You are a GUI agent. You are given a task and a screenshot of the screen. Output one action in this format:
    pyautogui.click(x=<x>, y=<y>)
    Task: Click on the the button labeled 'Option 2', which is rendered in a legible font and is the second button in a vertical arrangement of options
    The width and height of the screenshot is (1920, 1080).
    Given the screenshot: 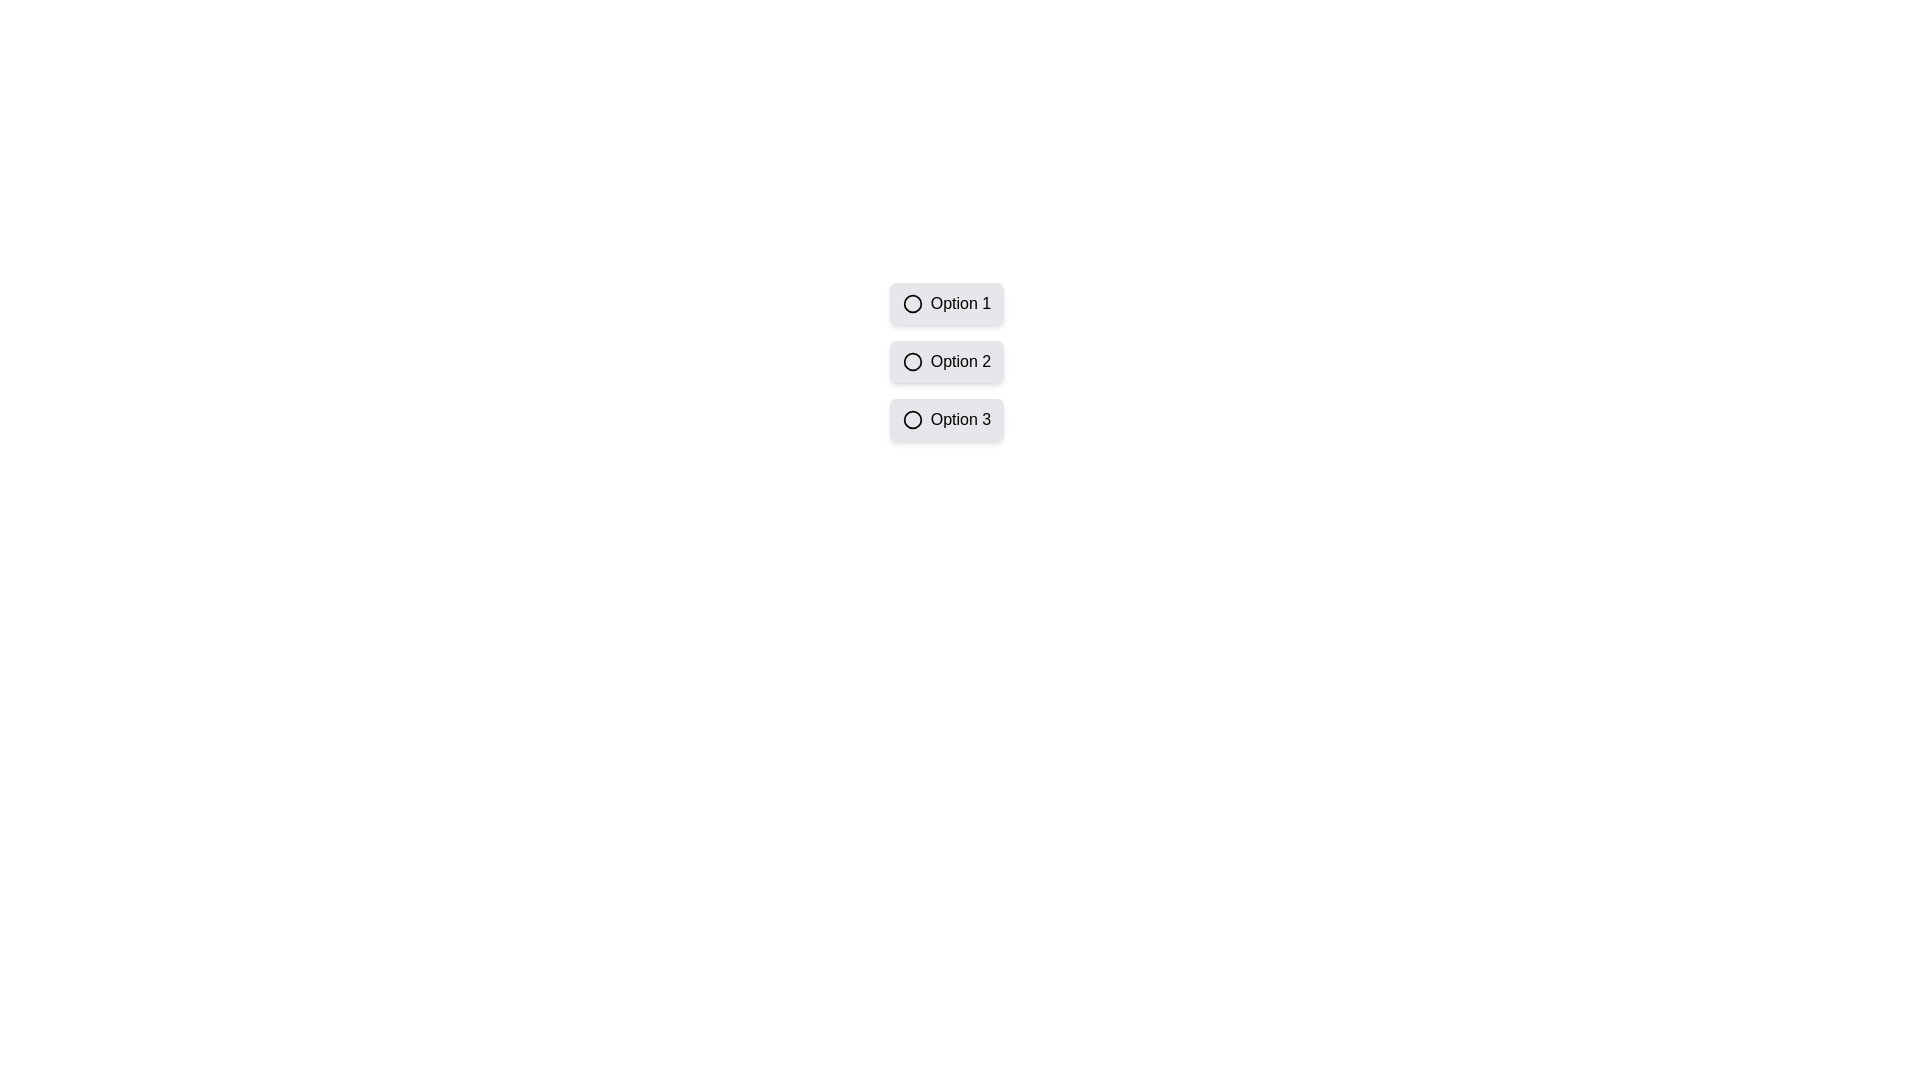 What is the action you would take?
    pyautogui.click(x=960, y=362)
    